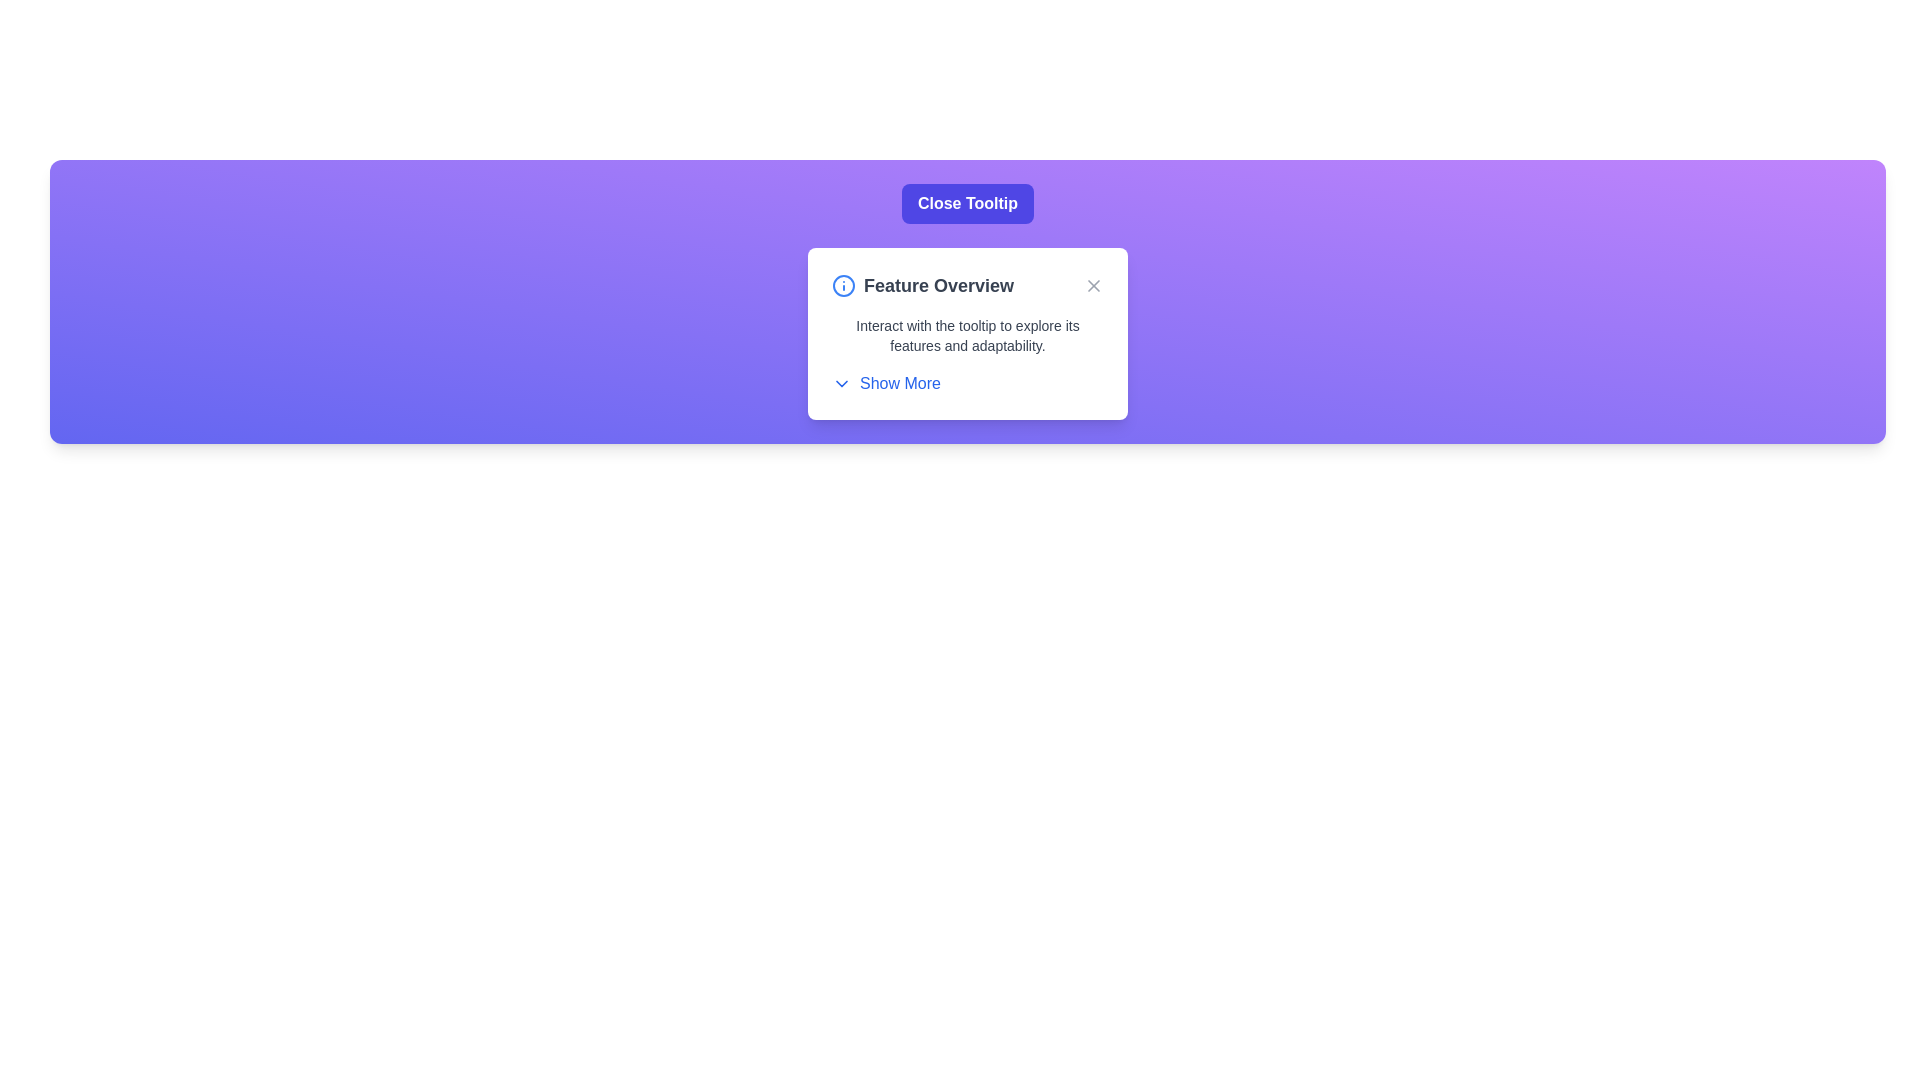  I want to click on the close button icon located in the top-right corner of the 'Feature Overview' card to dismiss the tooltip or remove the associated component, so click(1093, 285).